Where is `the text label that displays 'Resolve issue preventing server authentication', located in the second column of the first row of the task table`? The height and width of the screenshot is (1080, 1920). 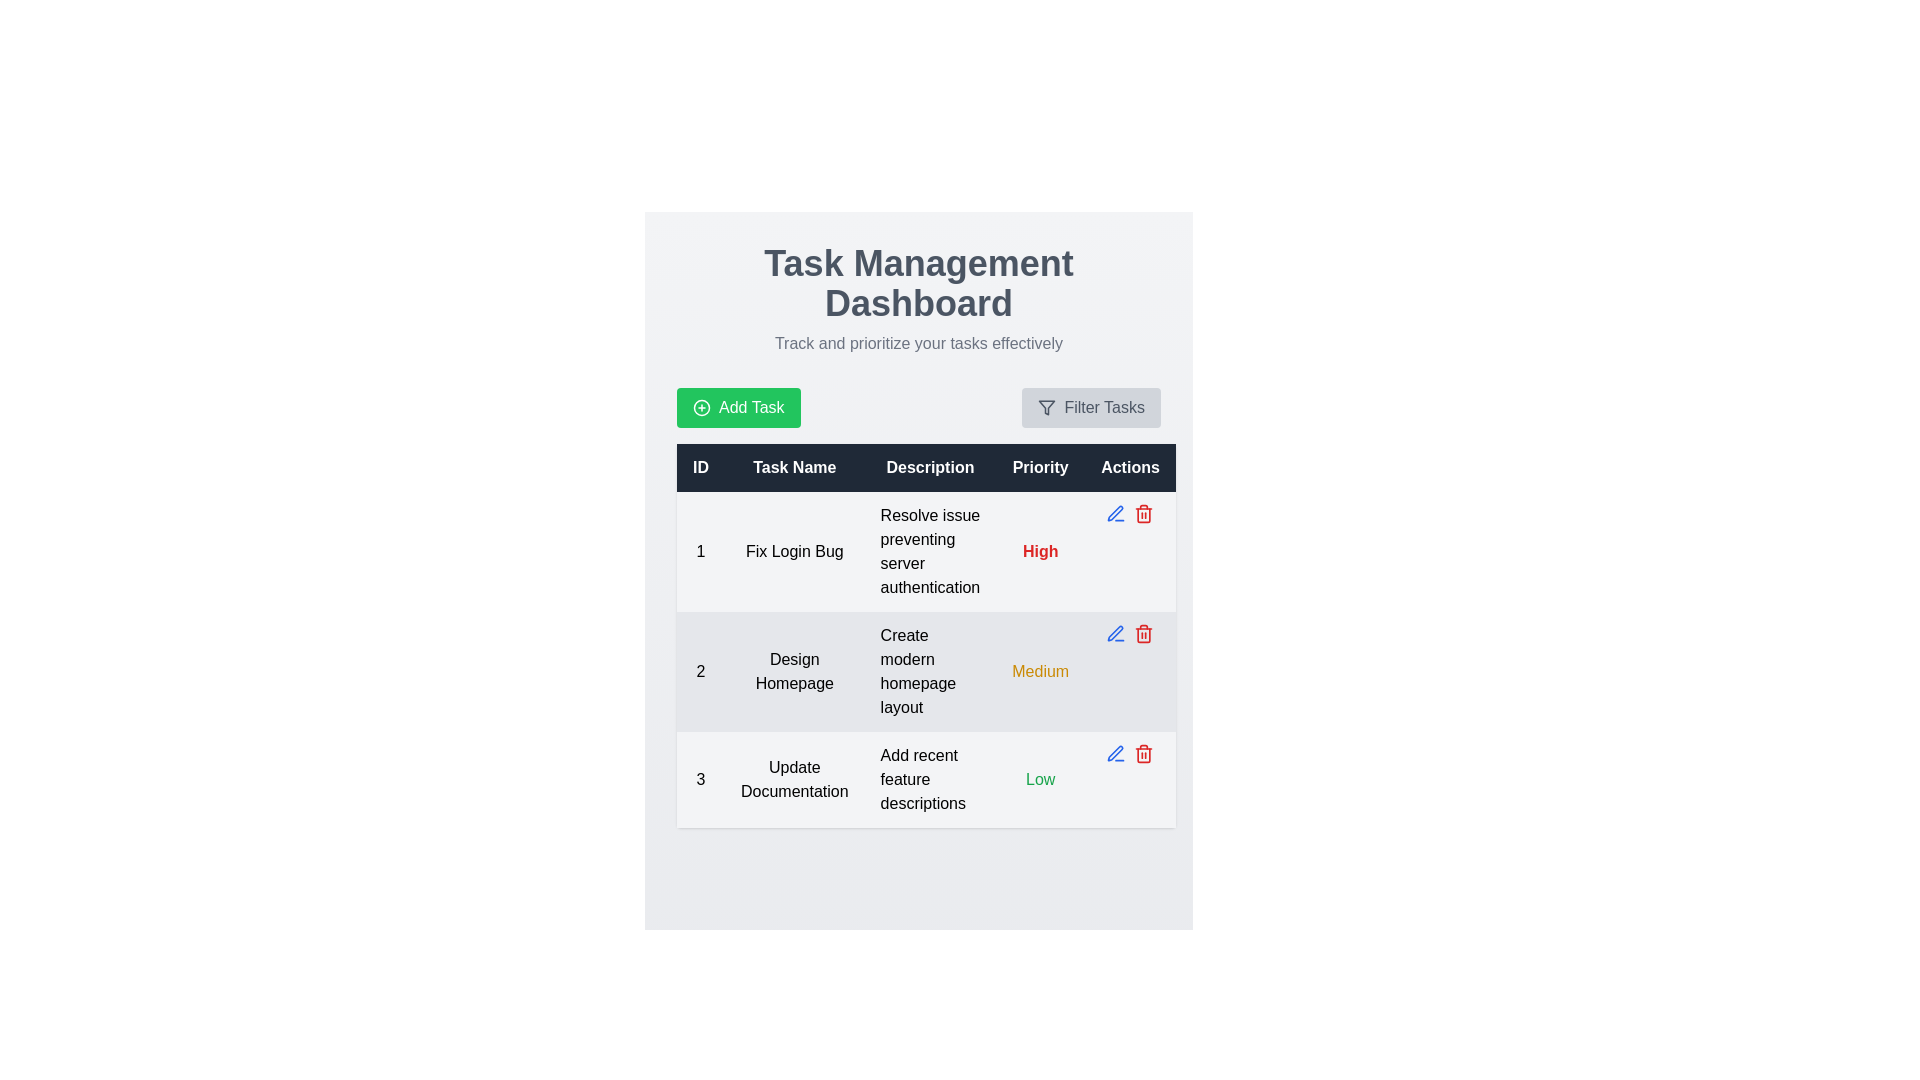 the text label that displays 'Resolve issue preventing server authentication', located in the second column of the first row of the task table is located at coordinates (929, 551).